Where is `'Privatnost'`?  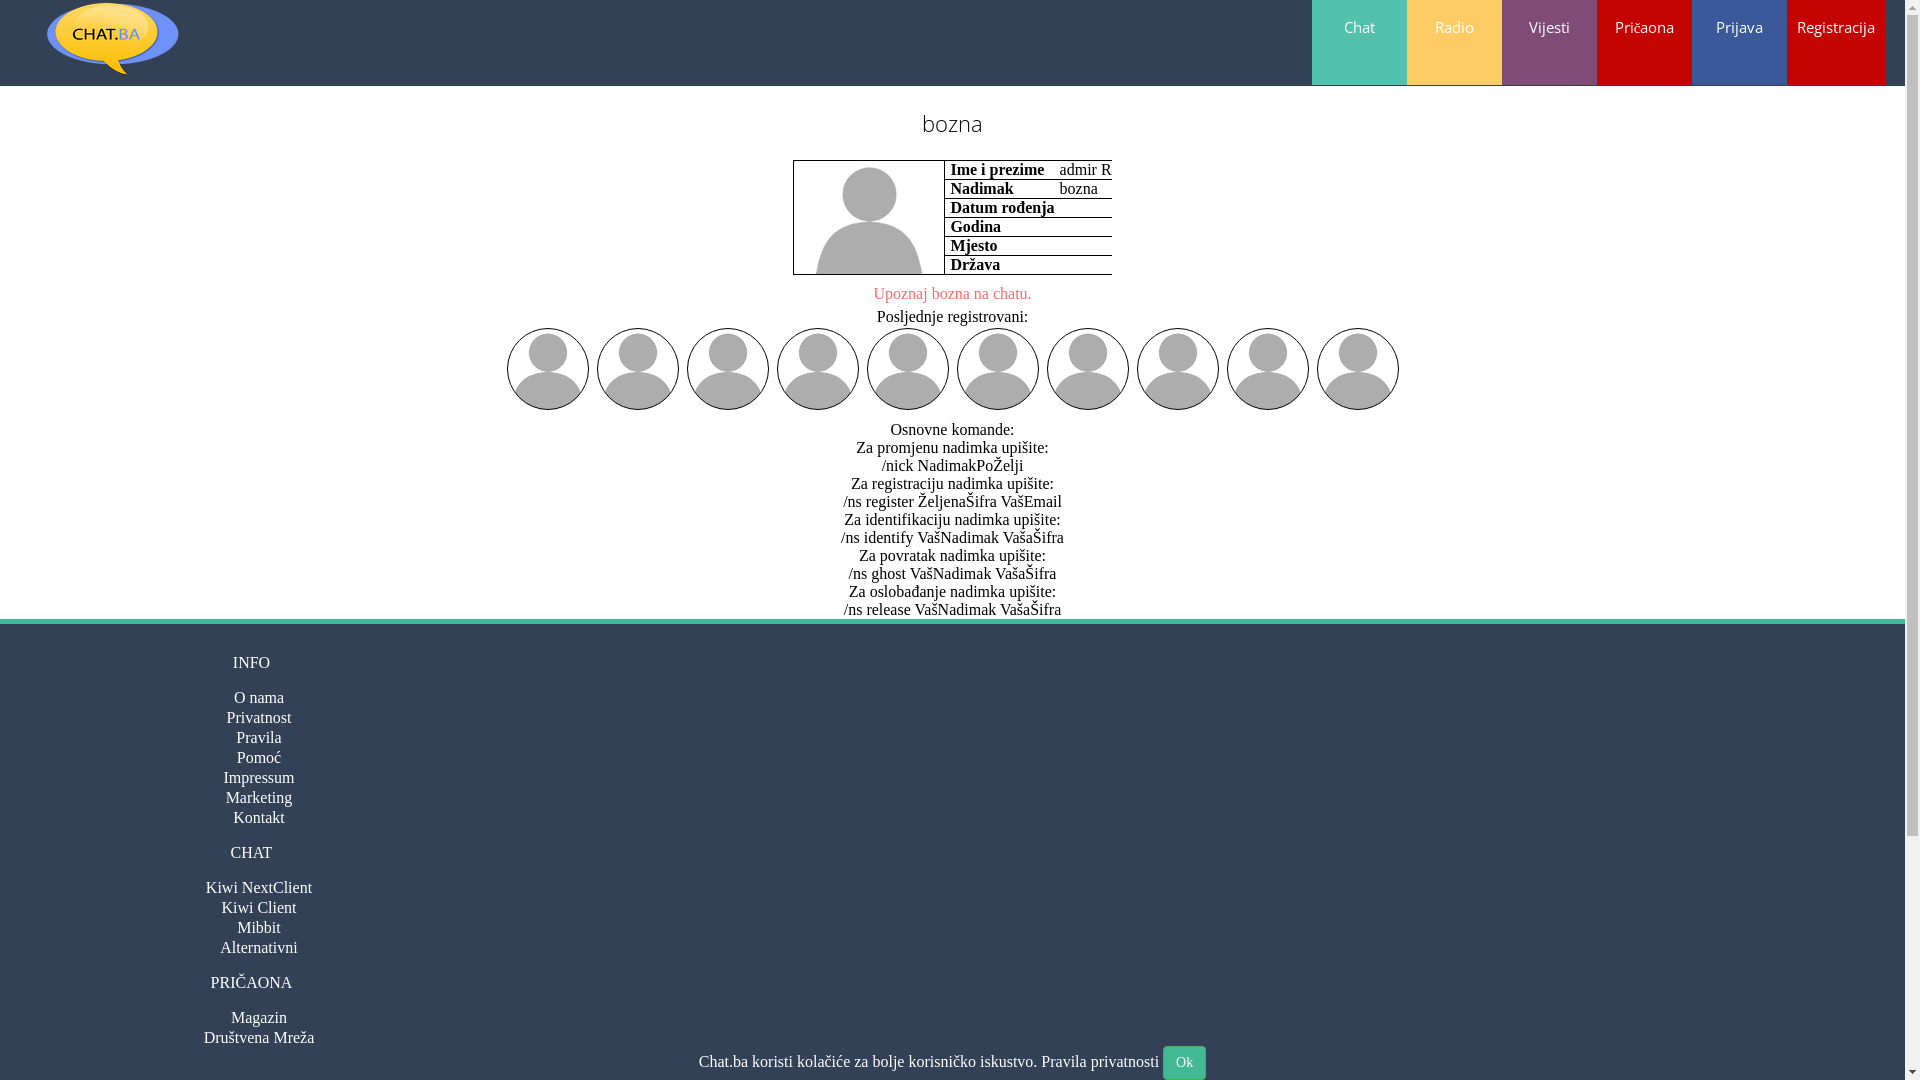
'Privatnost' is located at coordinates (258, 716).